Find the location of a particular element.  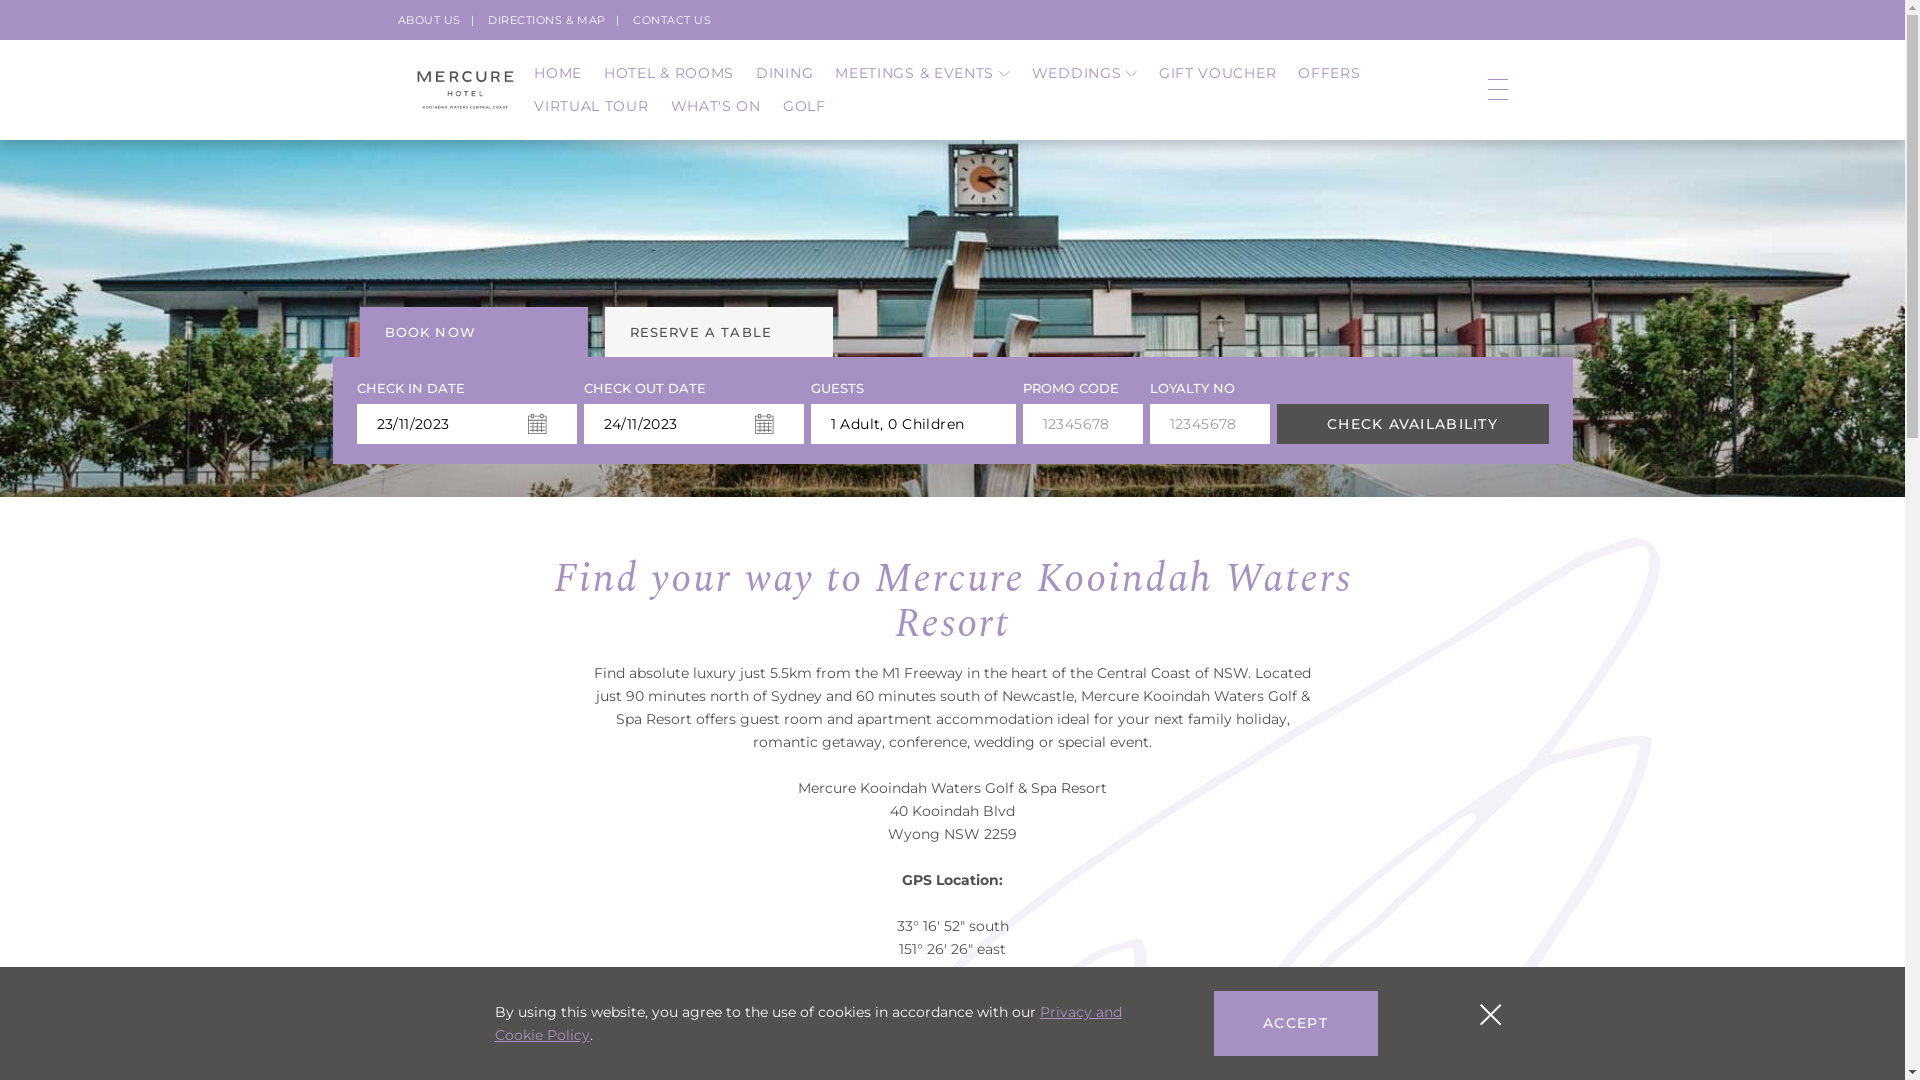

'OFFERS' is located at coordinates (1329, 72).